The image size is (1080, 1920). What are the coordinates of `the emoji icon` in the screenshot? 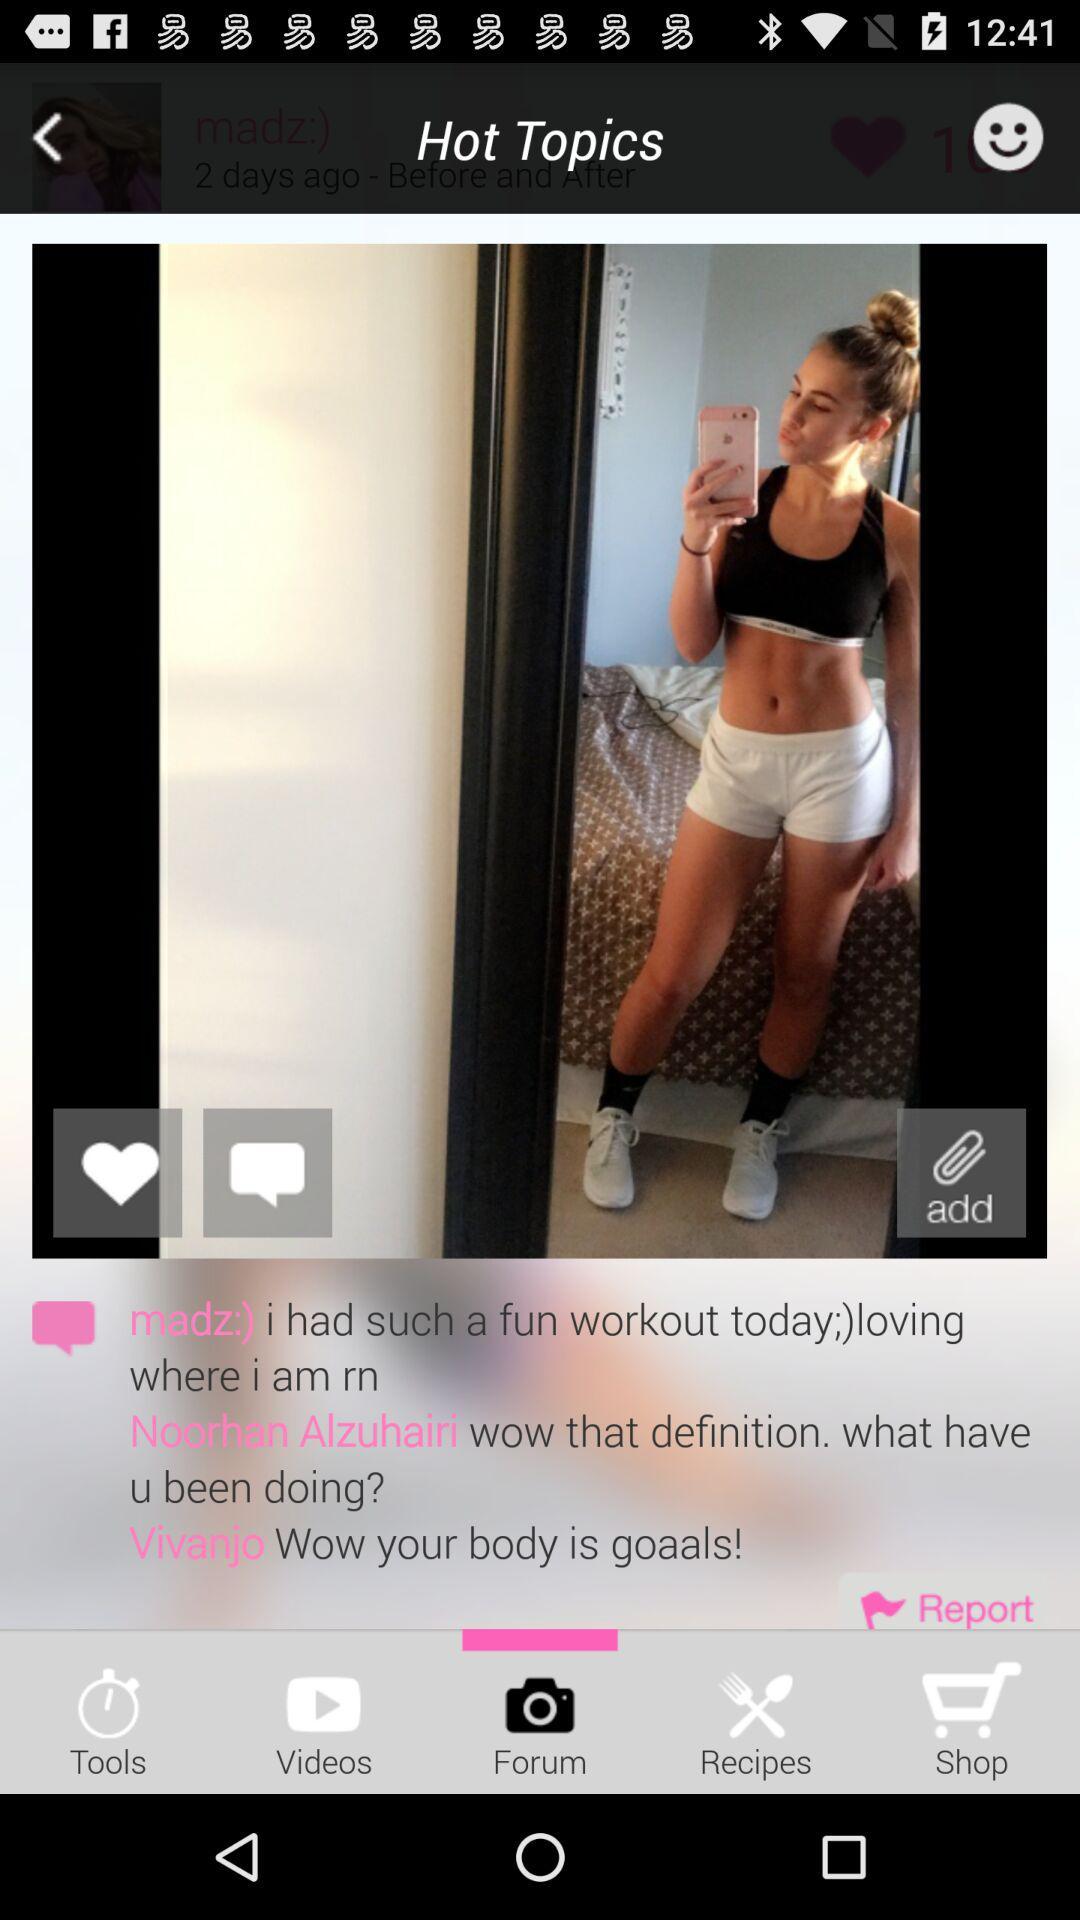 It's located at (1007, 146).